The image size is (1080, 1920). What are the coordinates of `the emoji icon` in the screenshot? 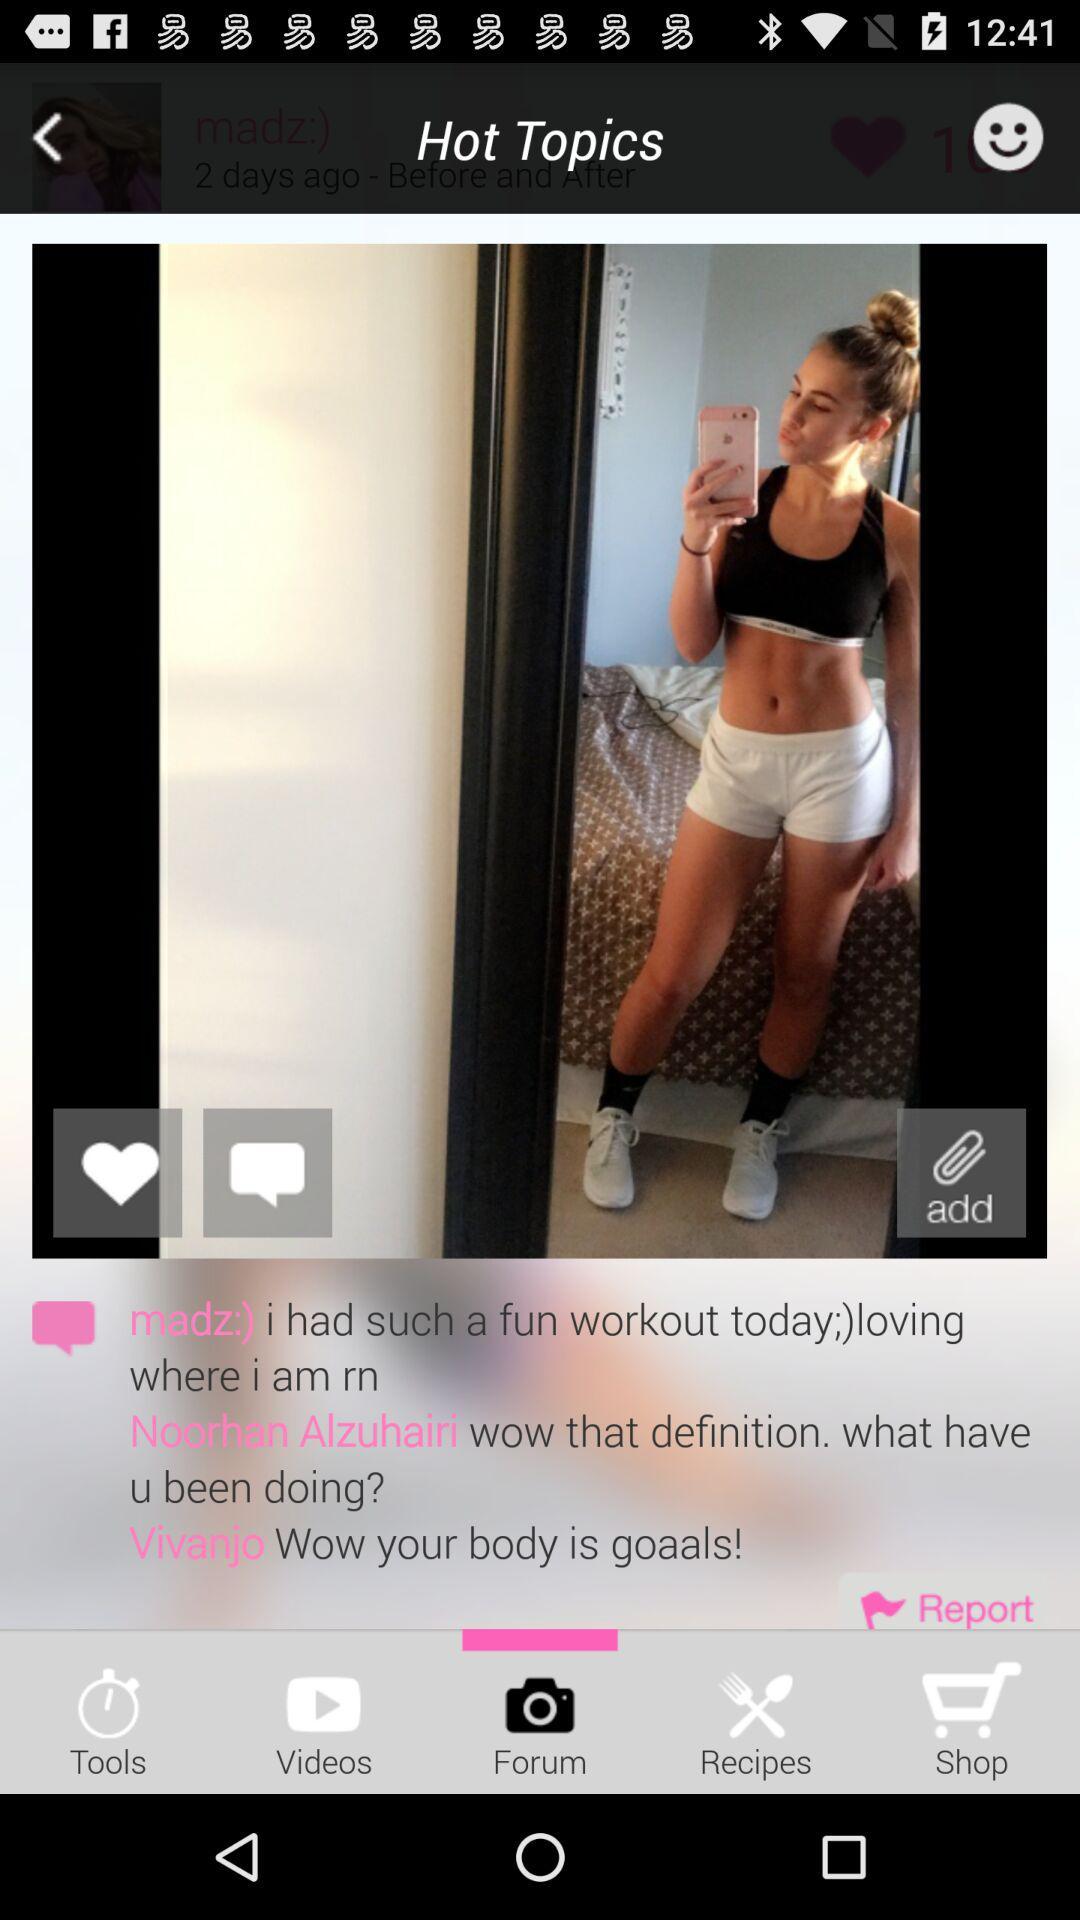 It's located at (1007, 146).